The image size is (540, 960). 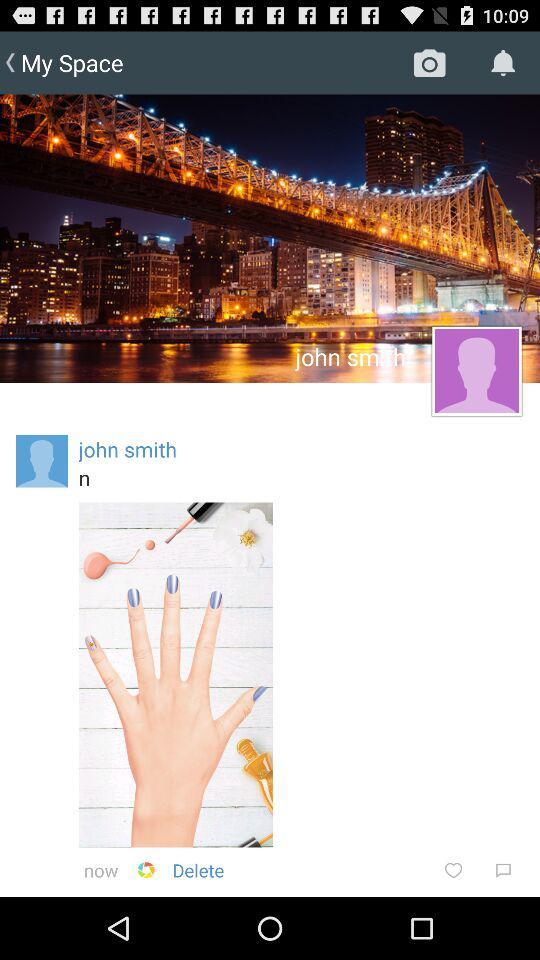 I want to click on icon below the n item, so click(x=502, y=869).